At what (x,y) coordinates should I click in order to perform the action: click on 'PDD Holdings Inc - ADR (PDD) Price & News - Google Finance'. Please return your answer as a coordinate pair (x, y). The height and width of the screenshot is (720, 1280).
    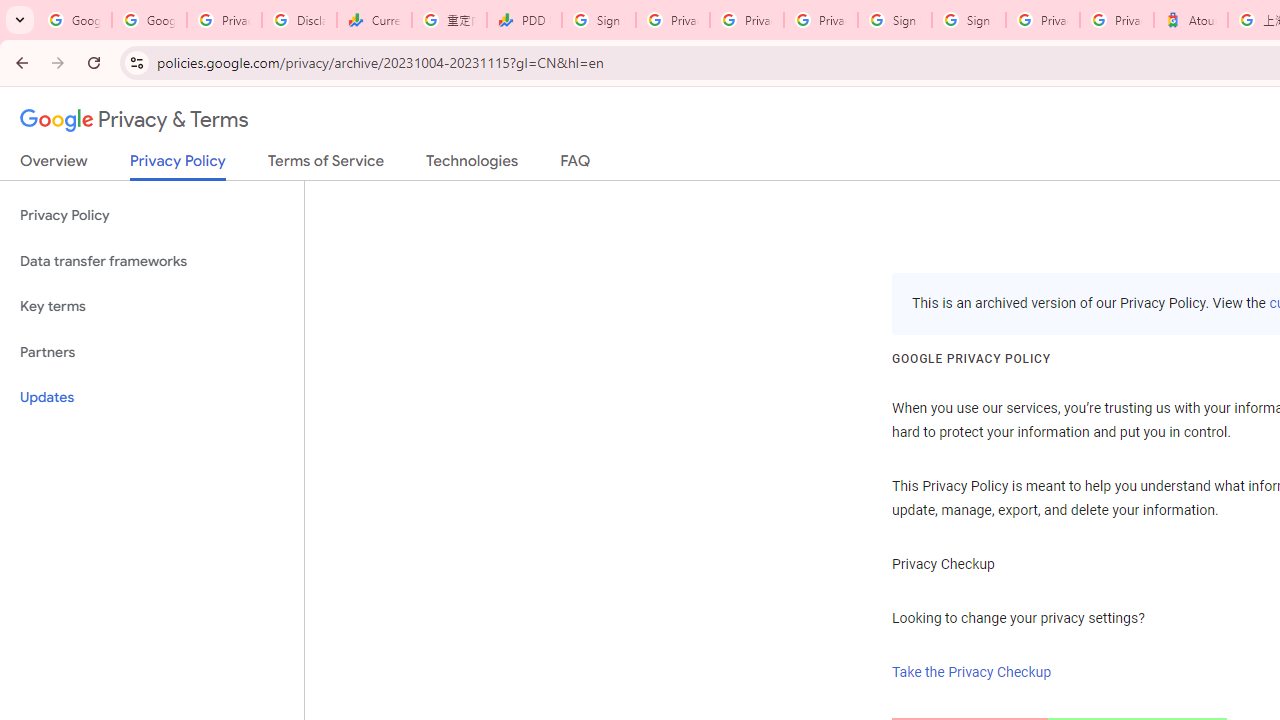
    Looking at the image, I should click on (524, 20).